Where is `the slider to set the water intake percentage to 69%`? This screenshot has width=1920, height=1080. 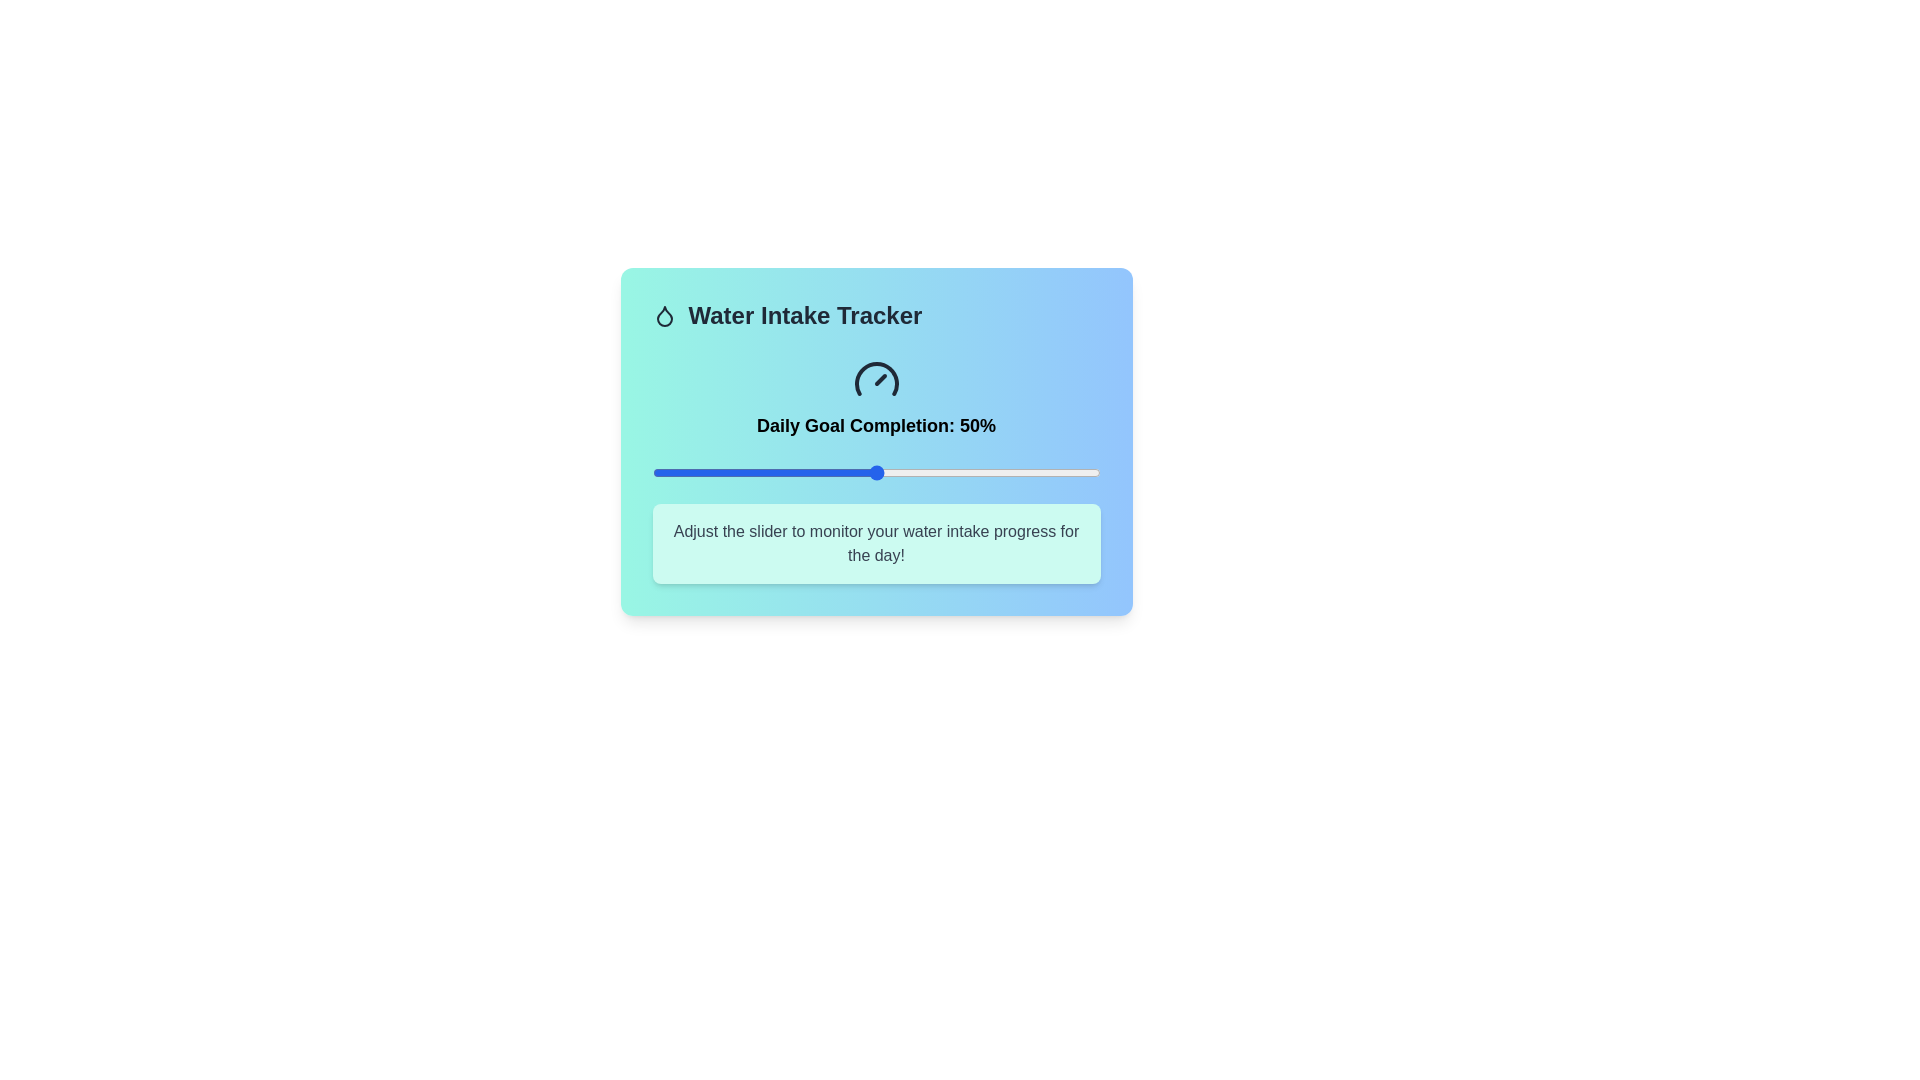
the slider to set the water intake percentage to 69% is located at coordinates (961, 473).